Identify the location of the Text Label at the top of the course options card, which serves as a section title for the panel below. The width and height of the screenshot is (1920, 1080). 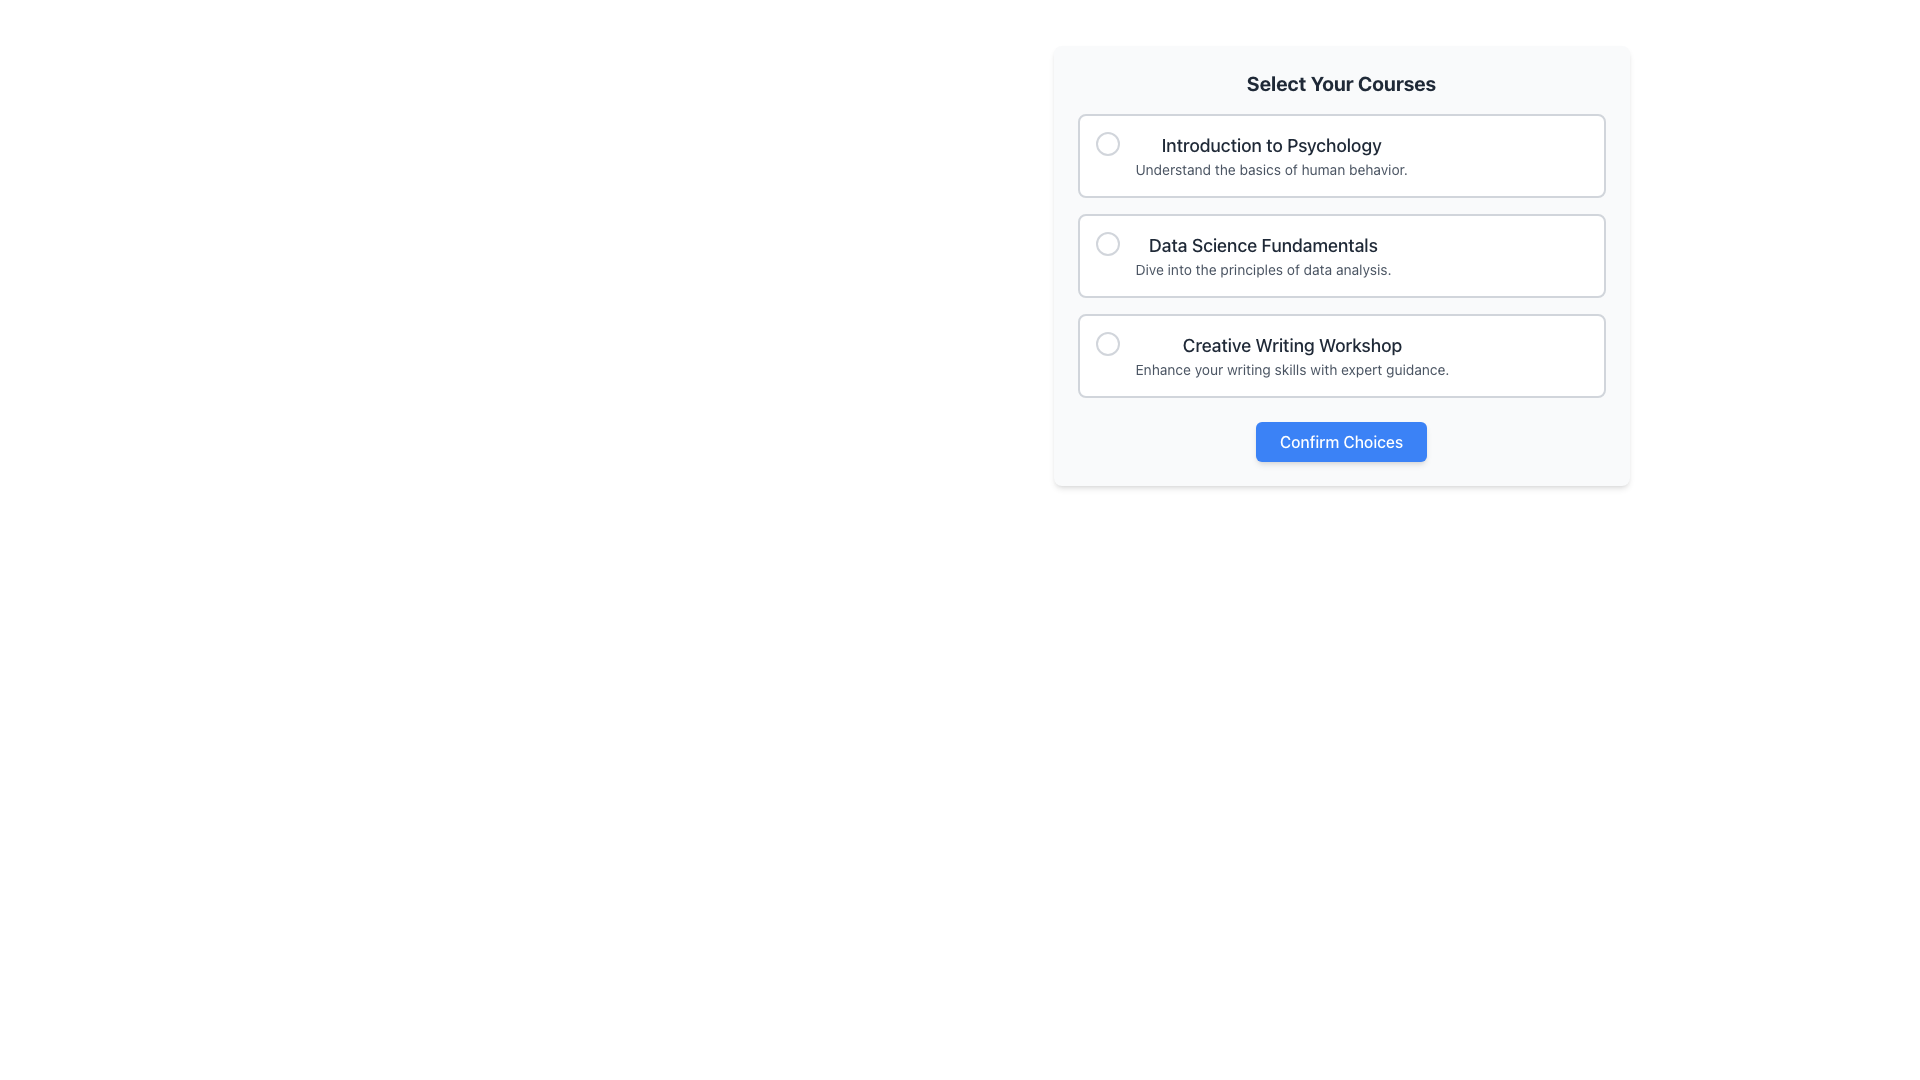
(1341, 83).